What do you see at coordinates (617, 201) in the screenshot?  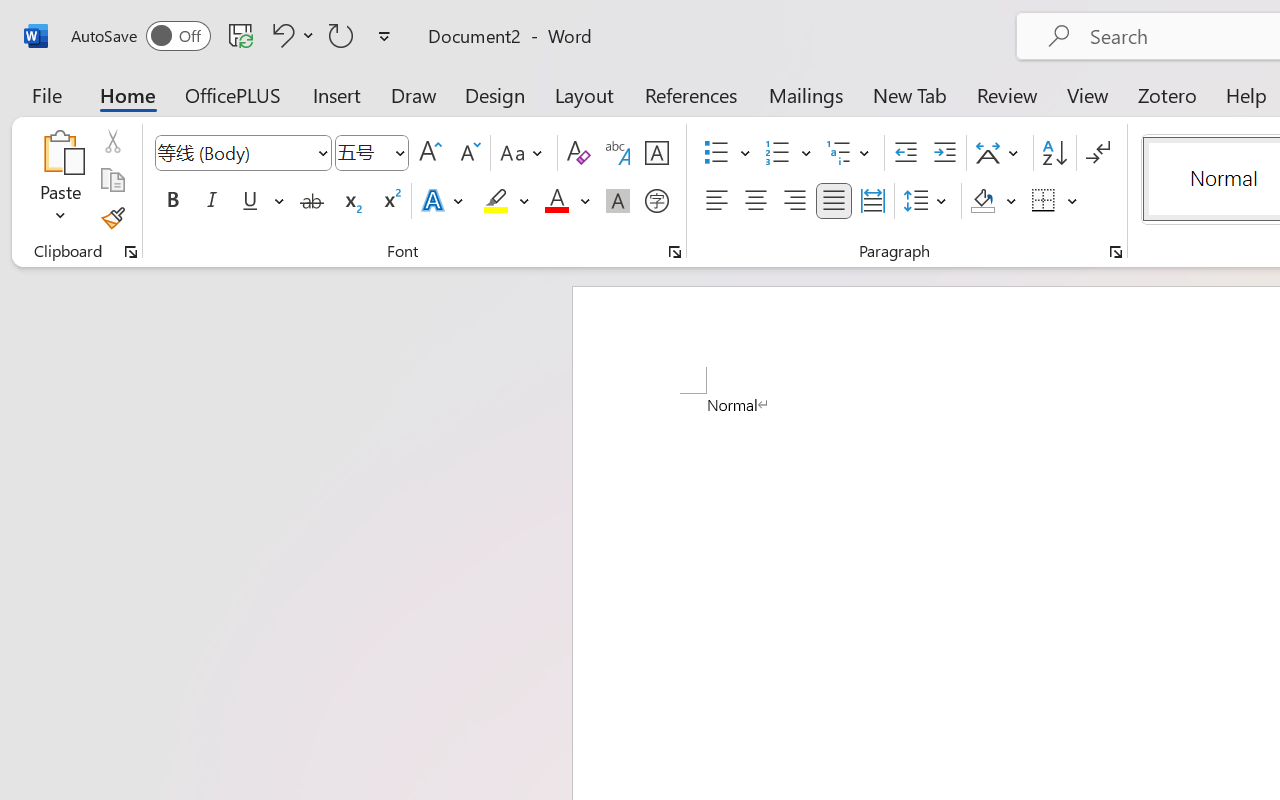 I see `'Character Shading'` at bounding box center [617, 201].